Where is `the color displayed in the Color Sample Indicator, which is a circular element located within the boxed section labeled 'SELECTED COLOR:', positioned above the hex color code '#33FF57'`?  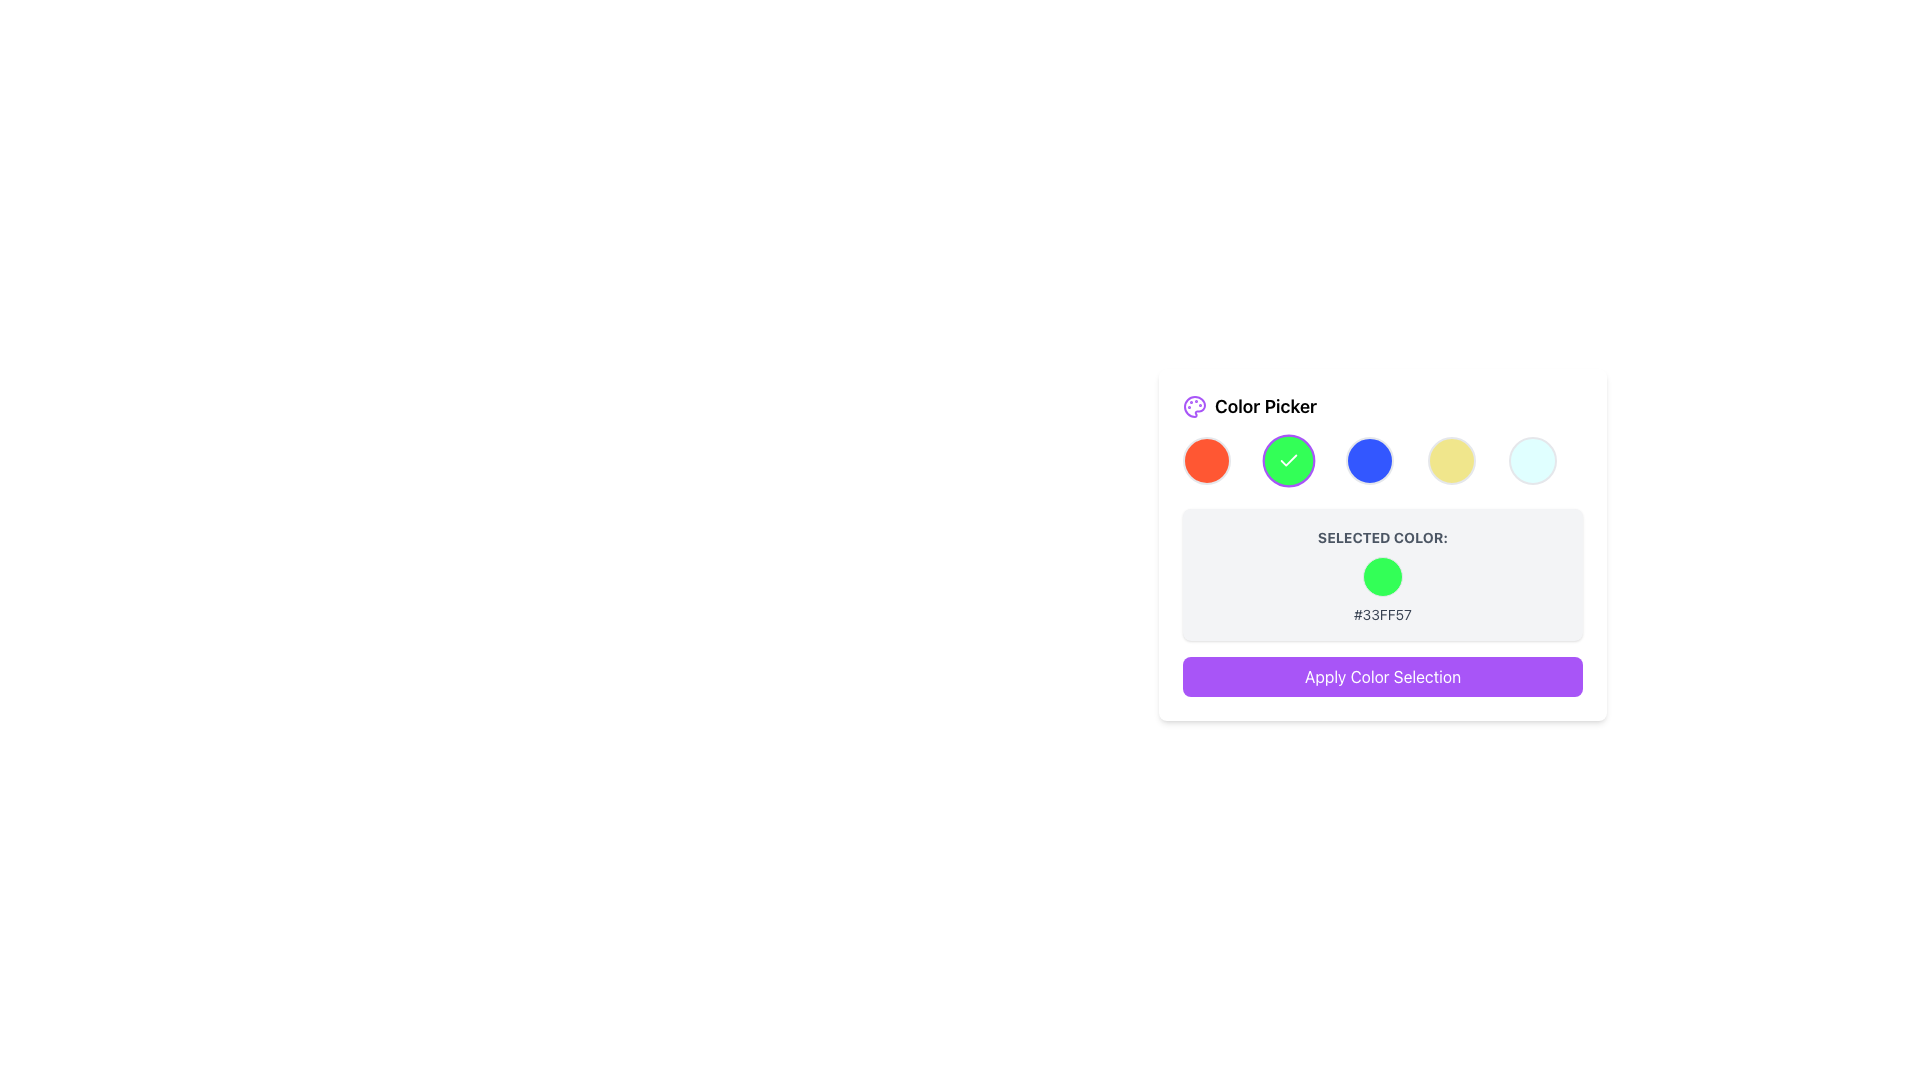
the color displayed in the Color Sample Indicator, which is a circular element located within the boxed section labeled 'SELECTED COLOR:', positioned above the hex color code '#33FF57' is located at coordinates (1381, 577).